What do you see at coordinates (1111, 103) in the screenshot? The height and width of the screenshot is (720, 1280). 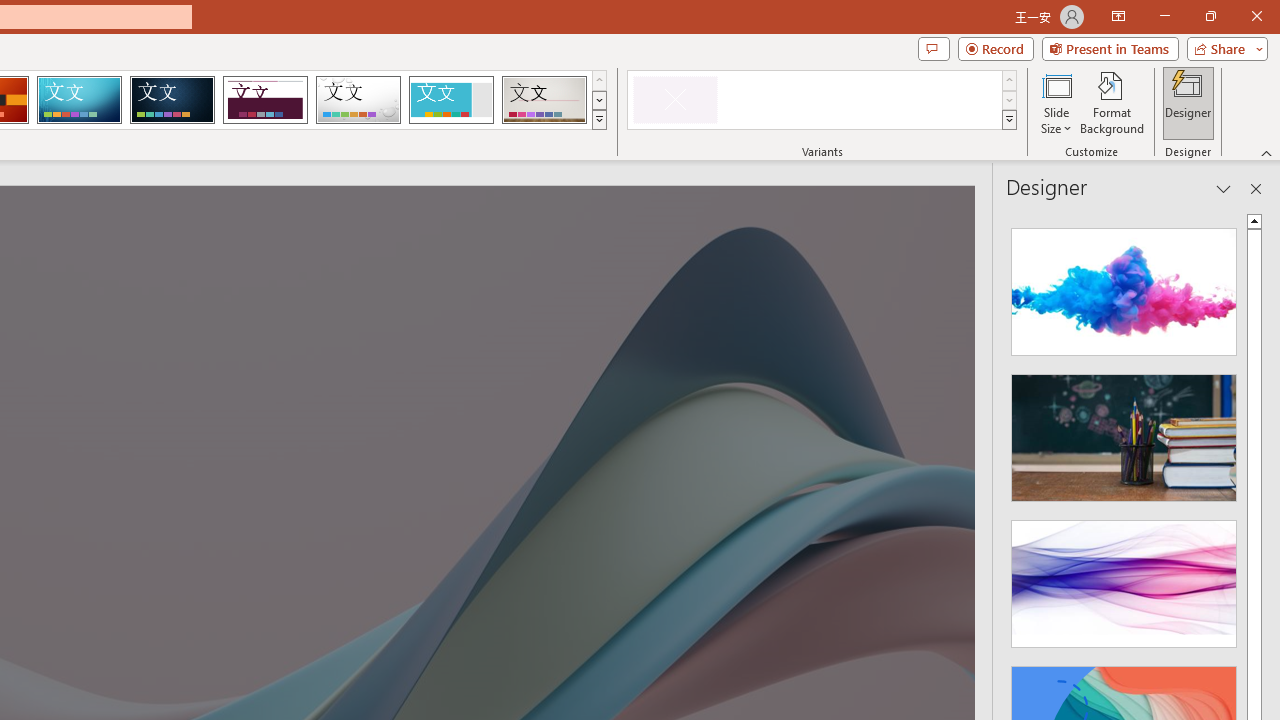 I see `'Format Background'` at bounding box center [1111, 103].